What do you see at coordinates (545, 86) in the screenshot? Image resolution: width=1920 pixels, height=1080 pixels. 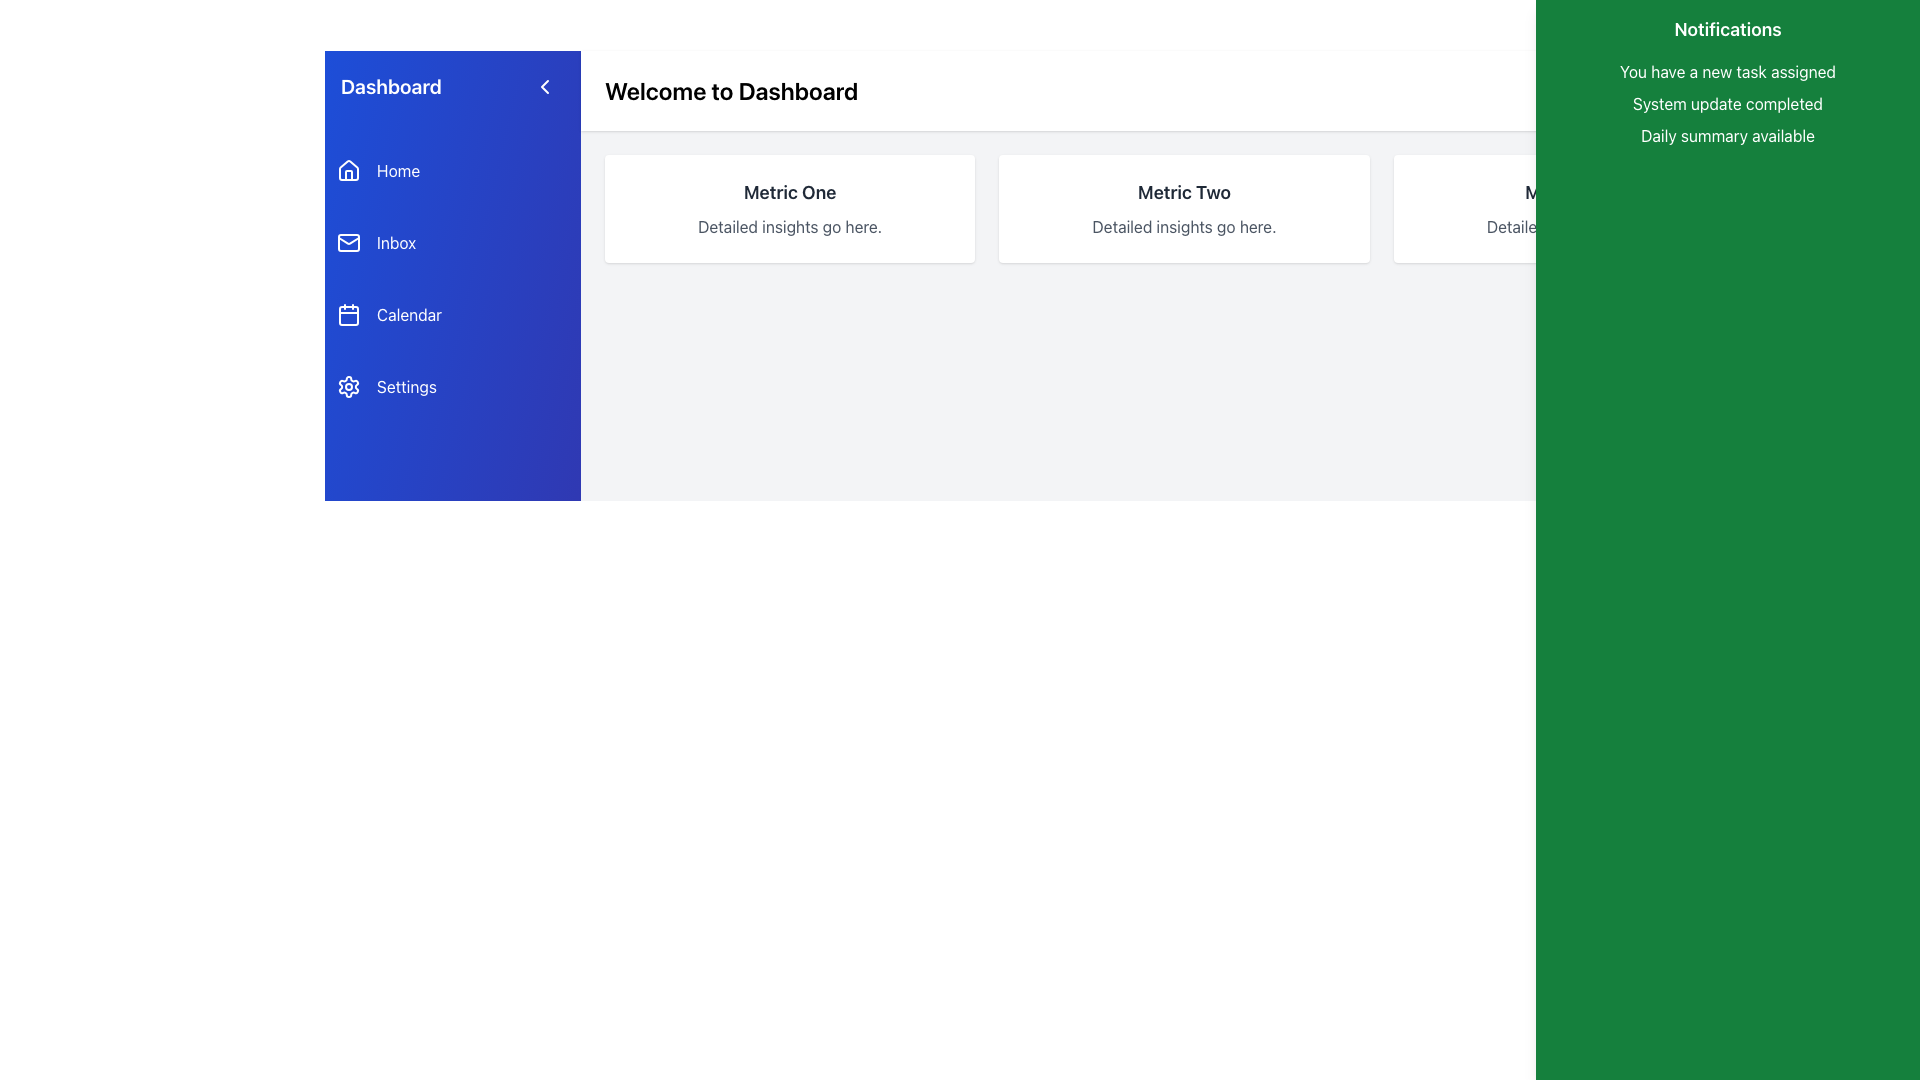 I see `the button located in the top-right corner of the left blue sidebar, next to the 'Dashboard' title` at bounding box center [545, 86].